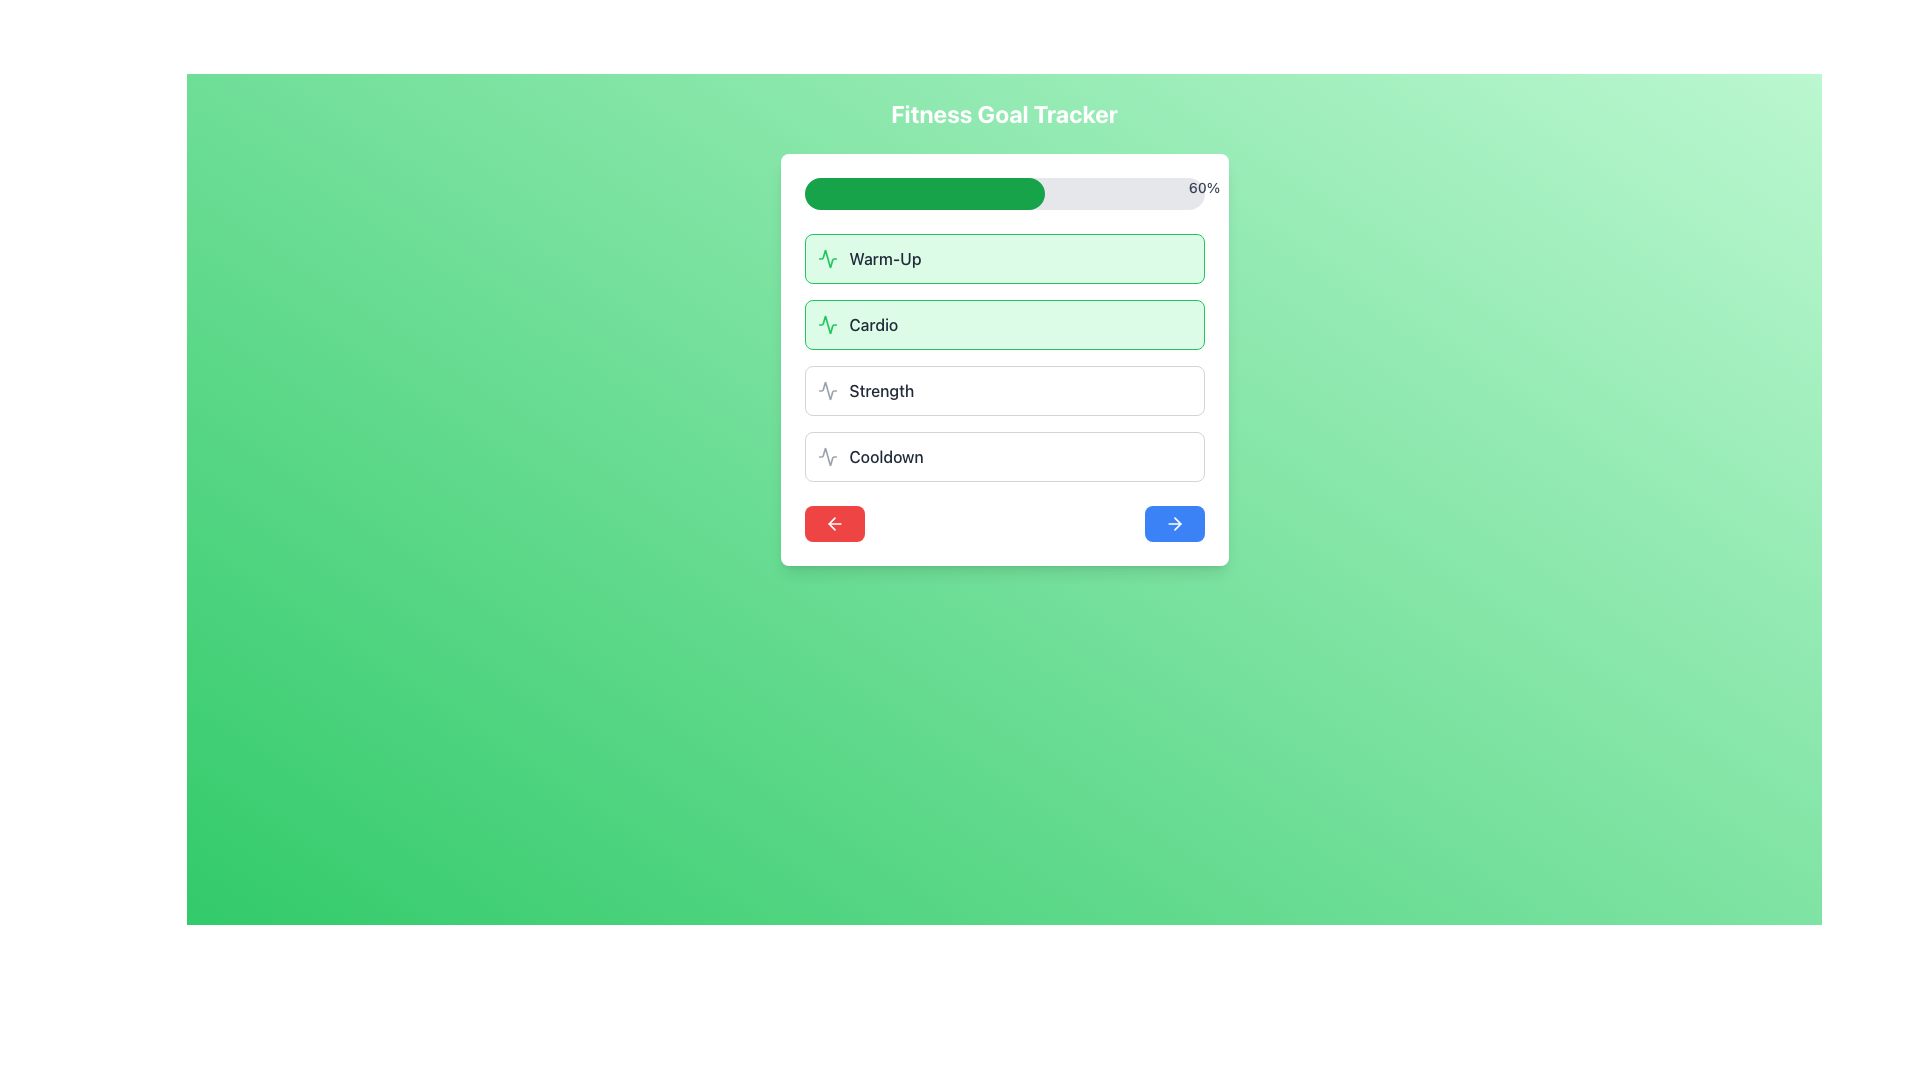 The width and height of the screenshot is (1920, 1080). Describe the element at coordinates (880, 390) in the screenshot. I see `the Text Label located in the third option of a vertical list, which is positioned beneath the 'Cardio' option and above 'Cooldown'` at that location.